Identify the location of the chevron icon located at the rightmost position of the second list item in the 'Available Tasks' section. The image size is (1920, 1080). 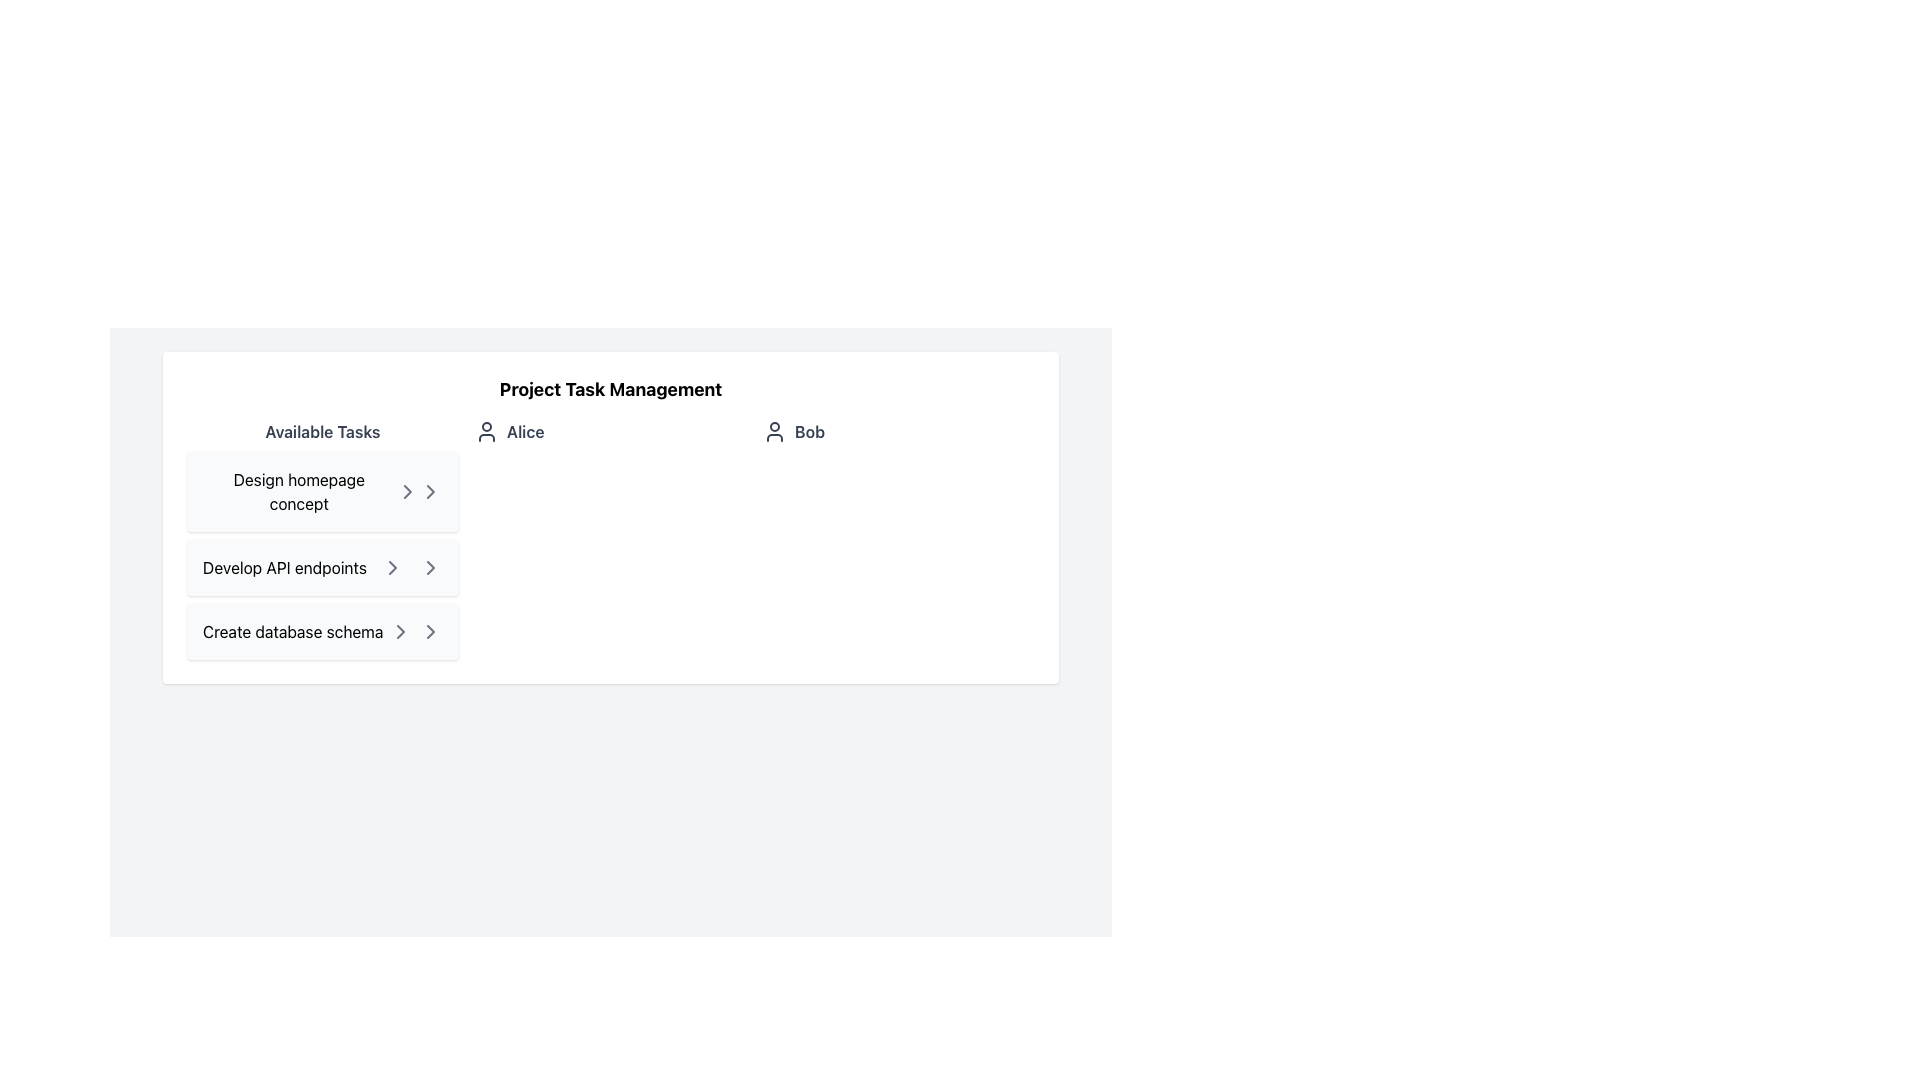
(393, 567).